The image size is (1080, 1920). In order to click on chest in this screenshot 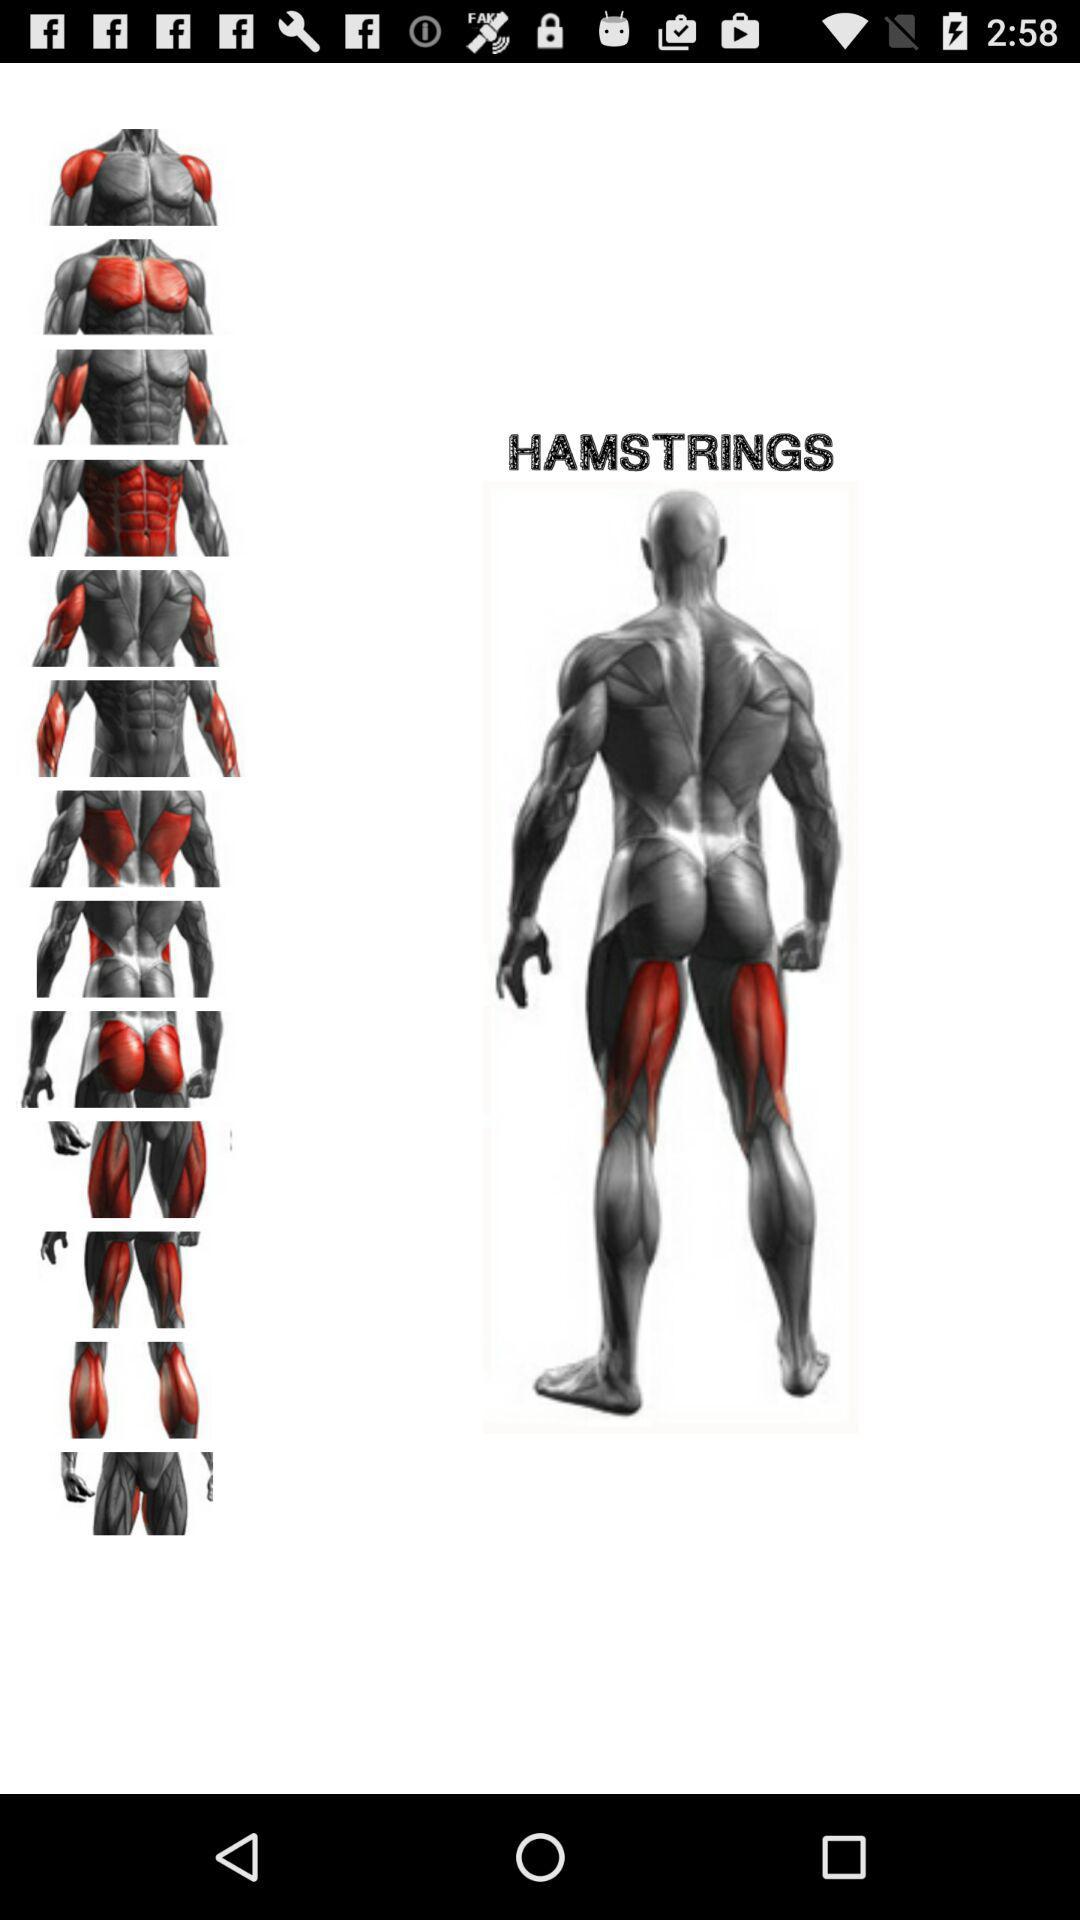, I will do `click(131, 279)`.